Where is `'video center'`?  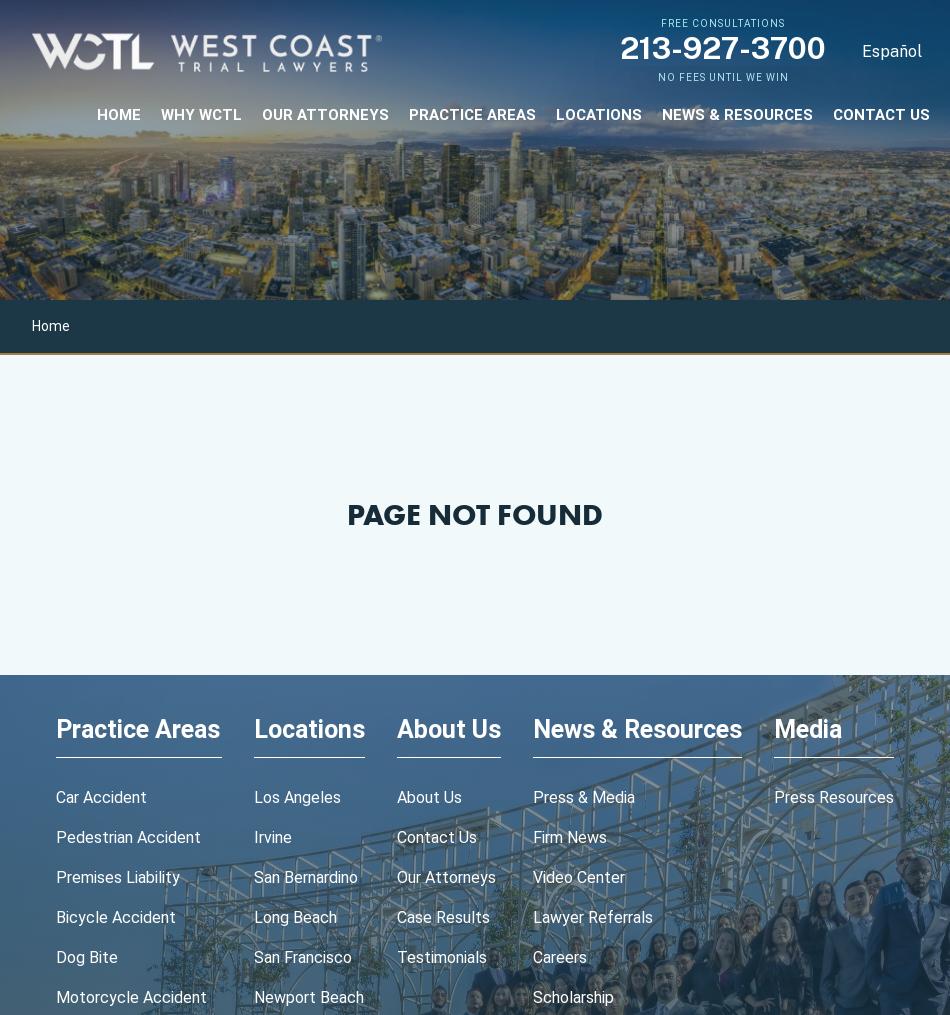 'video center' is located at coordinates (579, 876).